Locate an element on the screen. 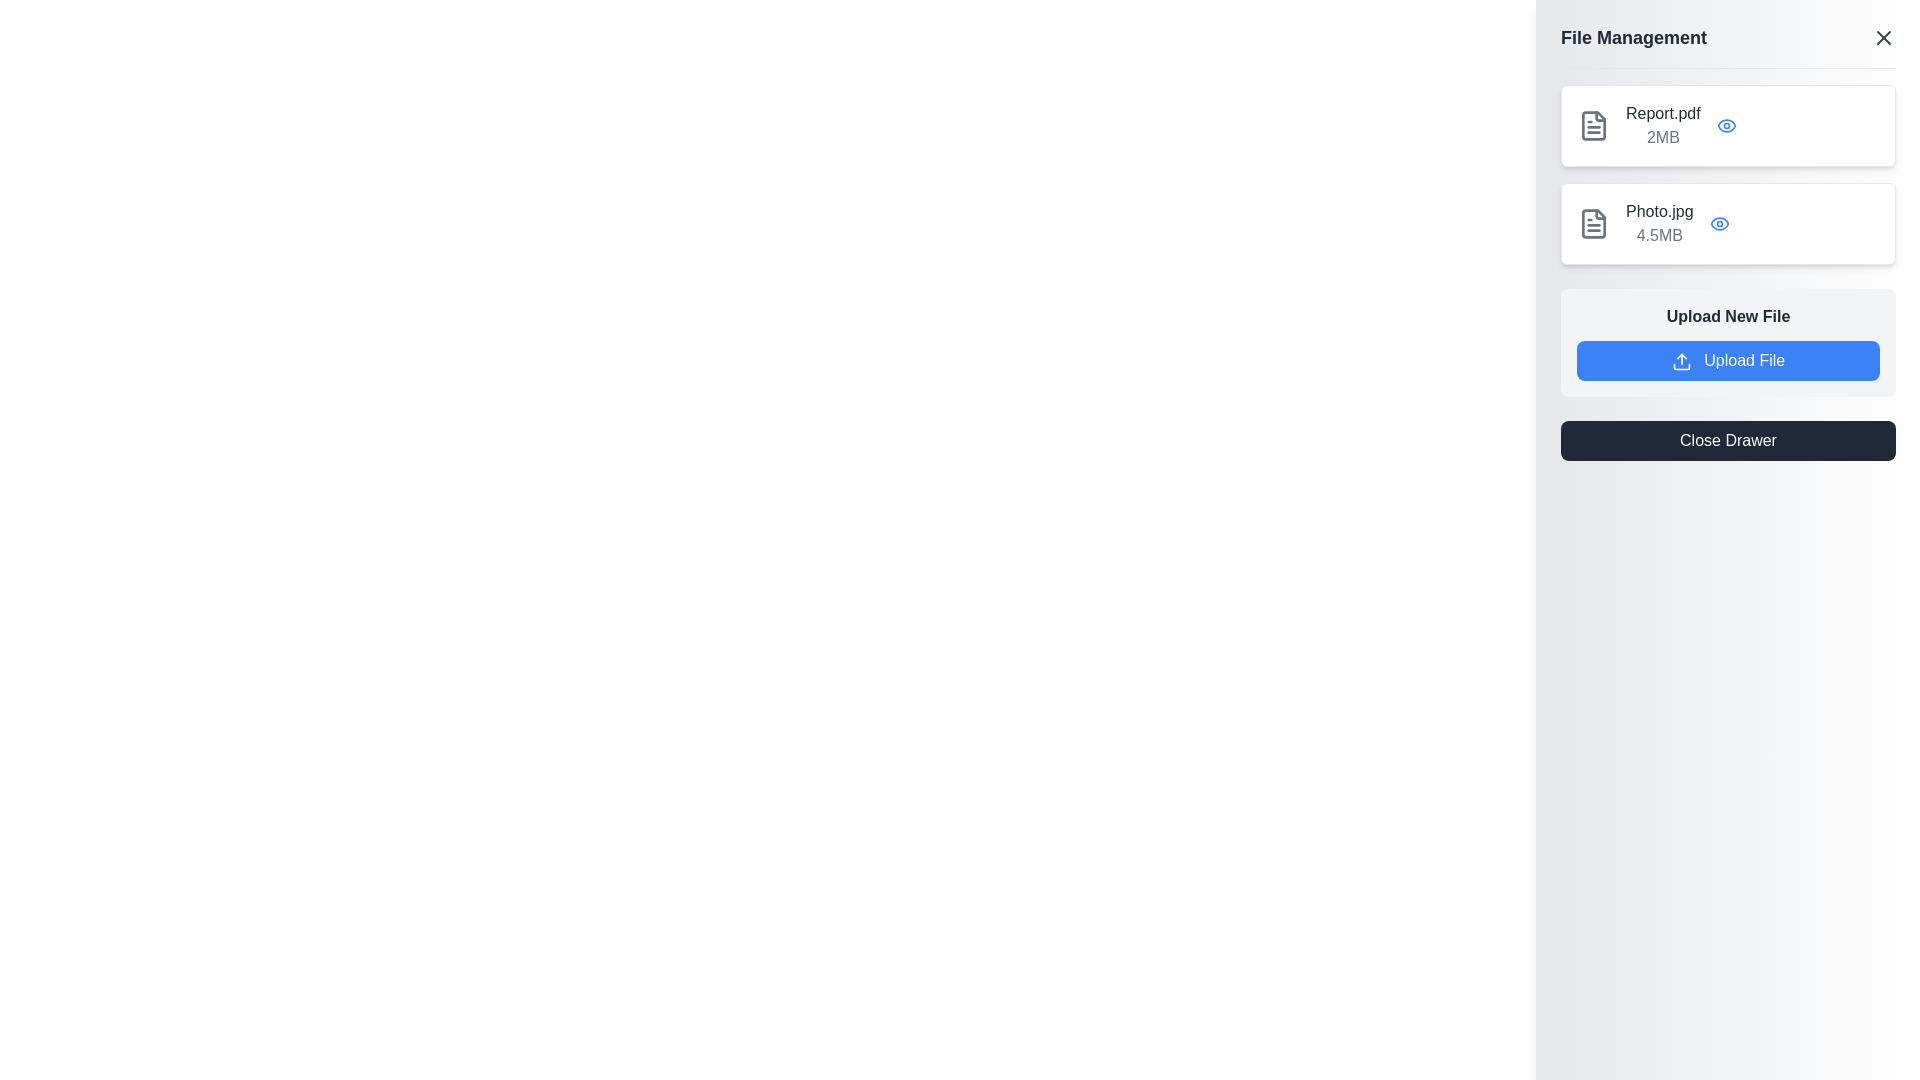  the file icon for 'Report.pdf', located on the far right side of the interface is located at coordinates (1592, 124).